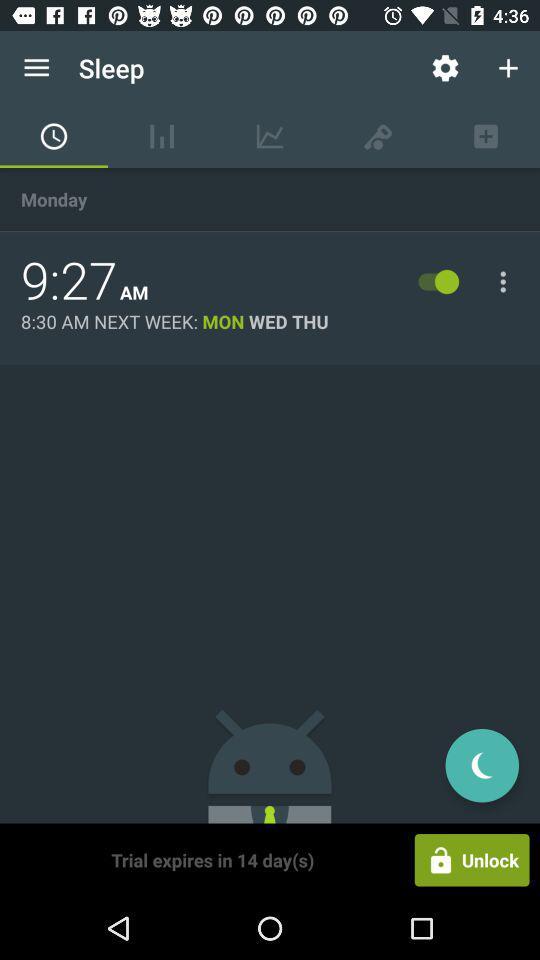  What do you see at coordinates (68, 280) in the screenshot?
I see `the item below monday item` at bounding box center [68, 280].